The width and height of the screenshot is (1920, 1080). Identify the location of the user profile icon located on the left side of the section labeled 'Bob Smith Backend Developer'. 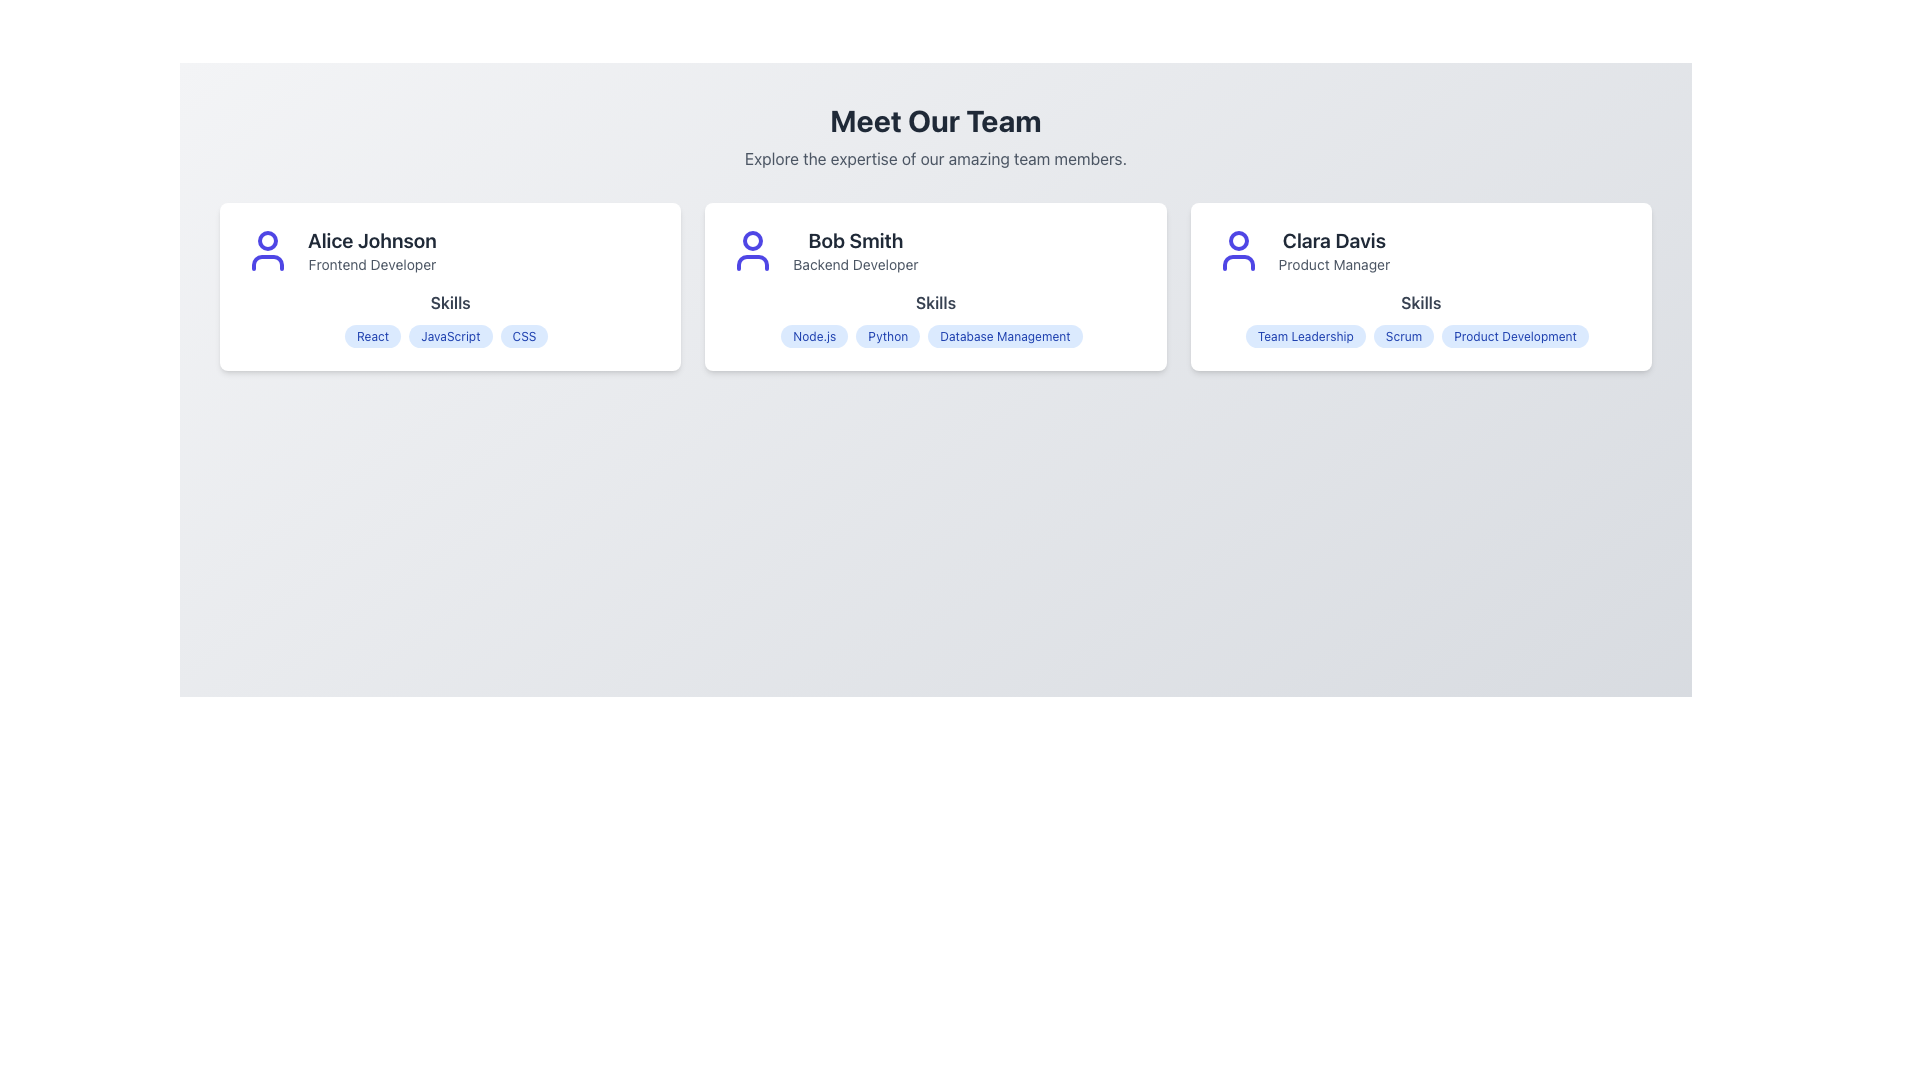
(752, 249).